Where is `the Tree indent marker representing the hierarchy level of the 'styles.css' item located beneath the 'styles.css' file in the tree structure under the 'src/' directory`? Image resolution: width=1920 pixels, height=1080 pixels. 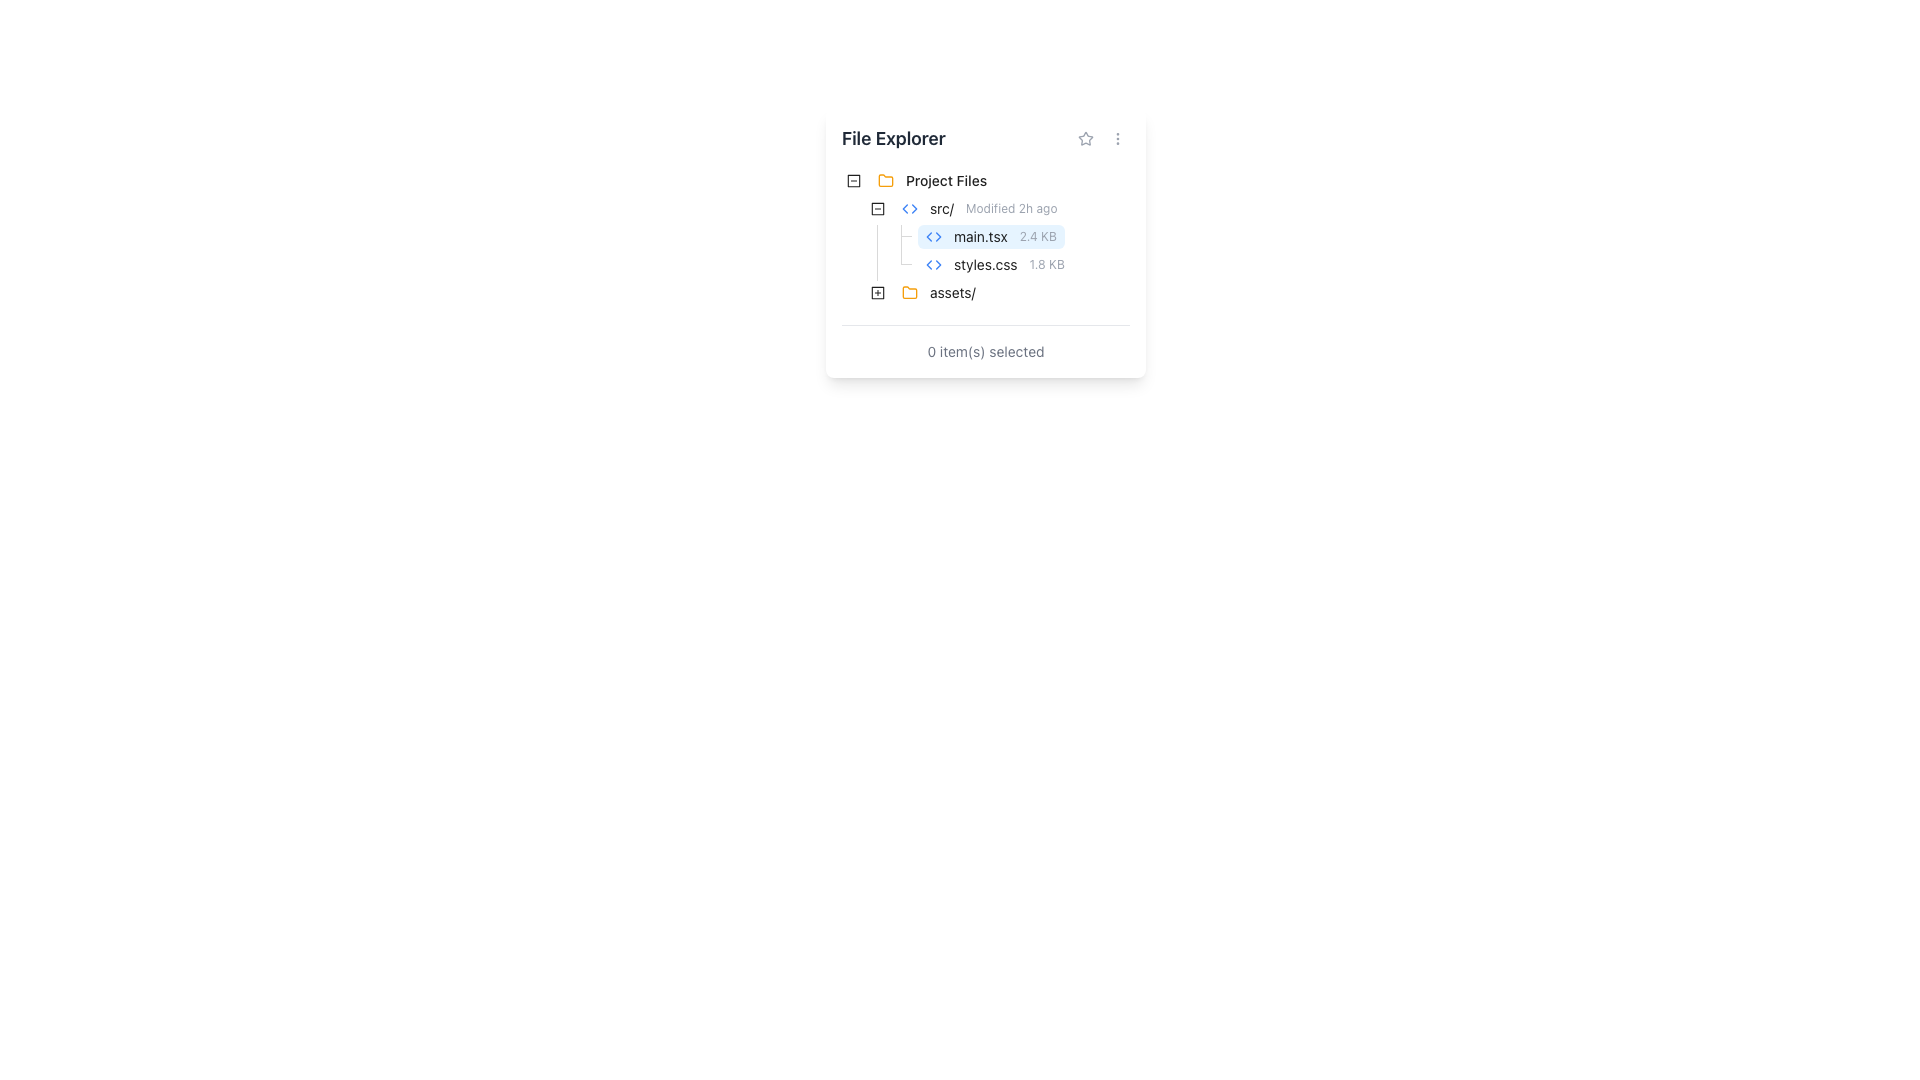
the Tree indent marker representing the hierarchy level of the 'styles.css' item located beneath the 'styles.css' file in the tree structure under the 'src/' directory is located at coordinates (865, 264).